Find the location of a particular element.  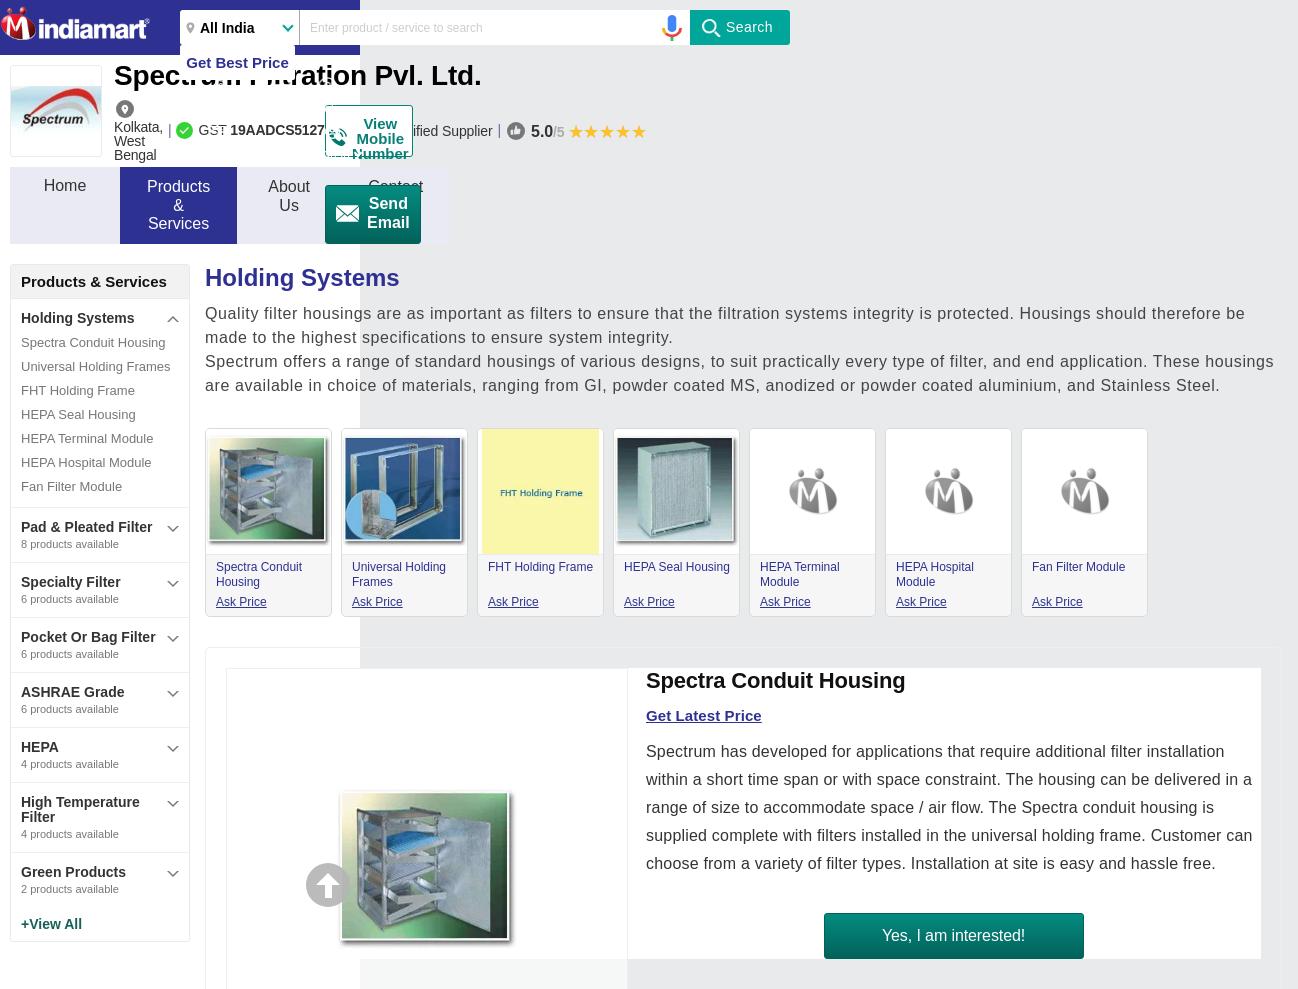

'8 products available' is located at coordinates (69, 542).